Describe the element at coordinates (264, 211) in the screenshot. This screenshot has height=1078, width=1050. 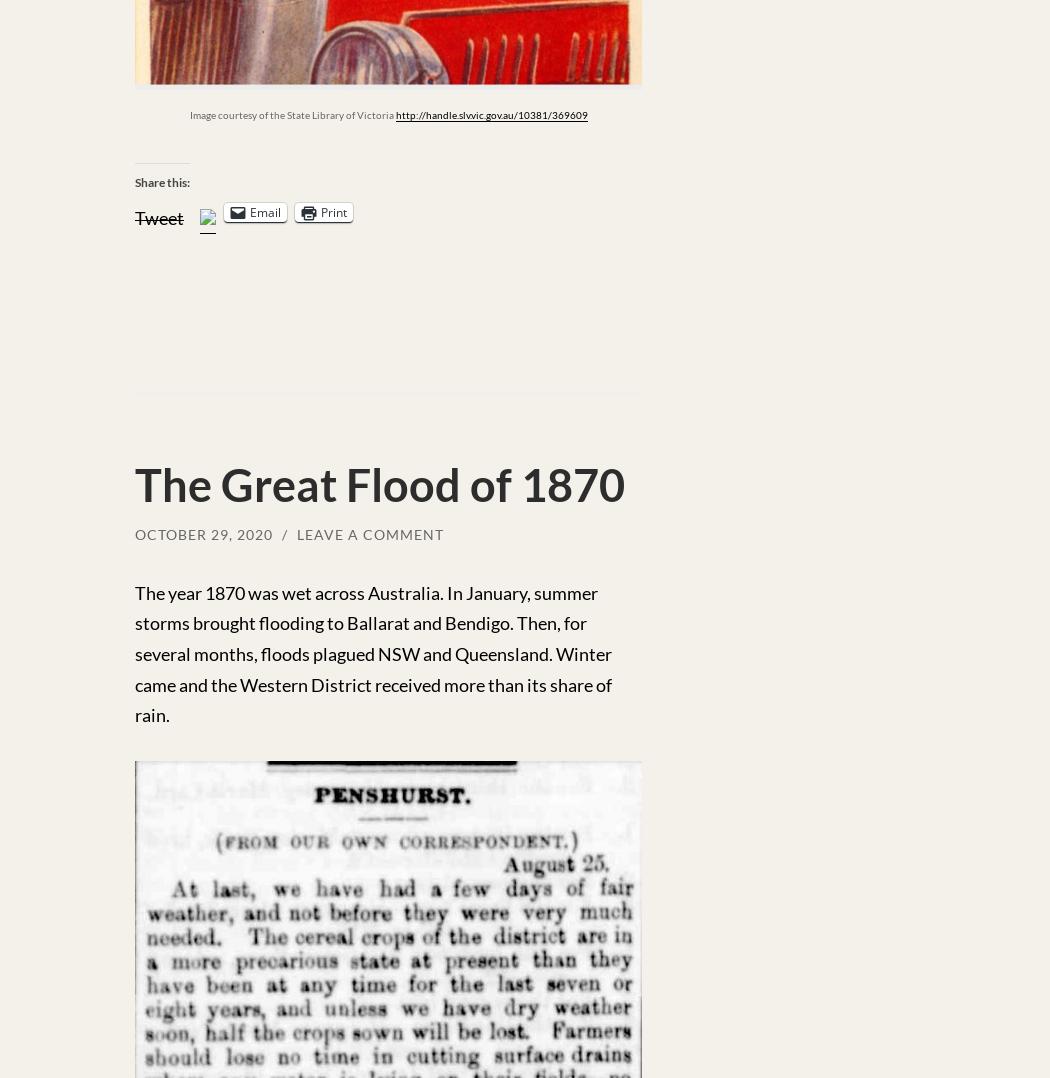
I see `'Email'` at that location.